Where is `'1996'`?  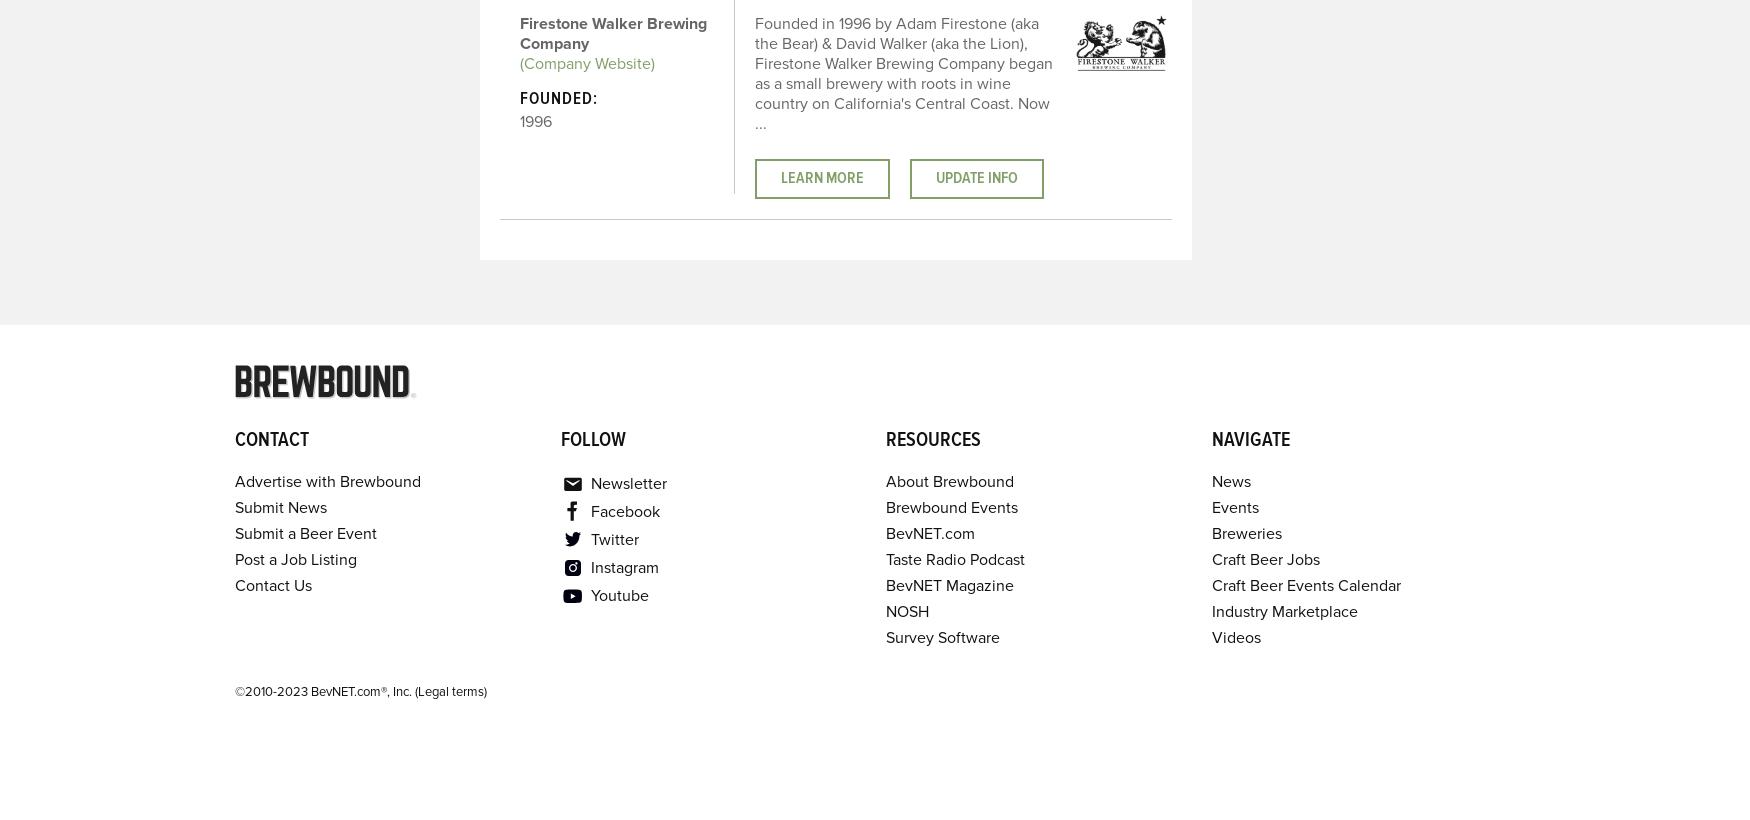
'1996' is located at coordinates (533, 121).